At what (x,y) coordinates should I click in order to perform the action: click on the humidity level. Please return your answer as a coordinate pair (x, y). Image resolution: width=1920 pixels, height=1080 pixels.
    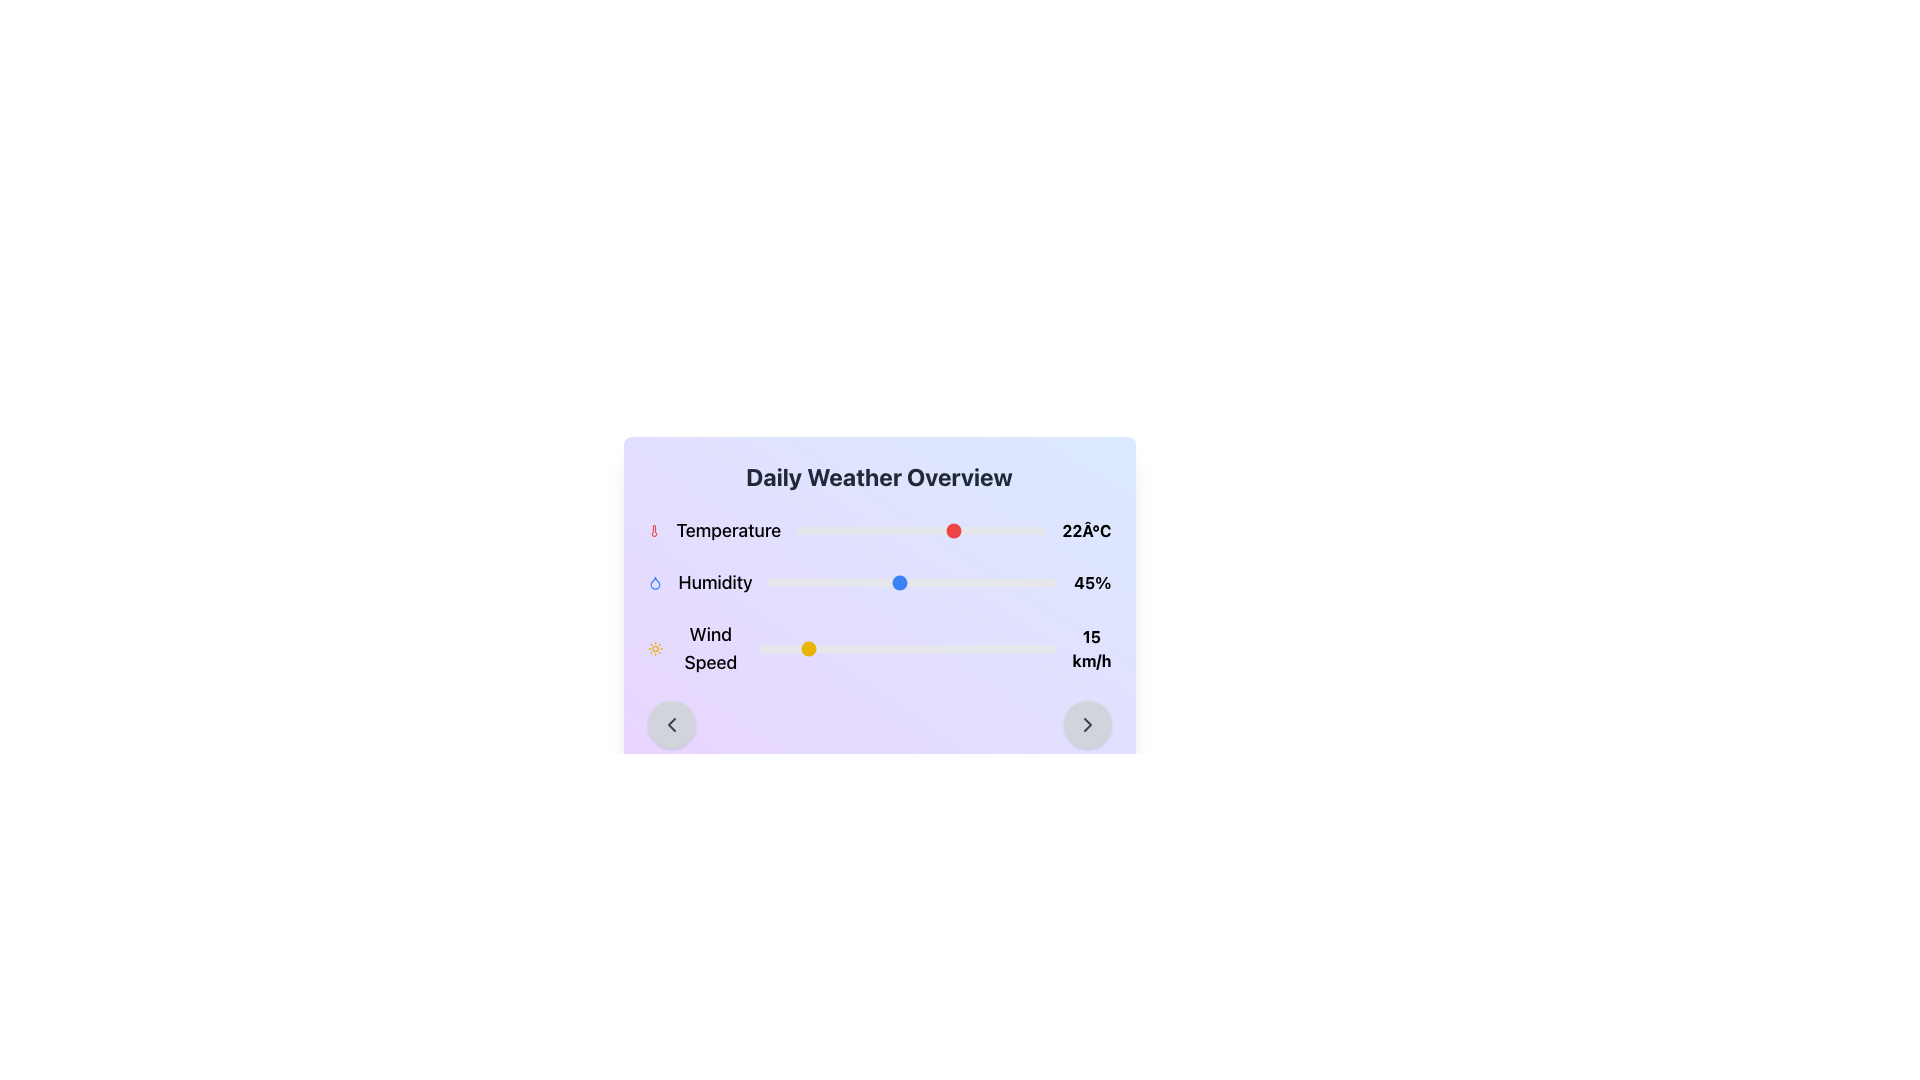
    Looking at the image, I should click on (835, 582).